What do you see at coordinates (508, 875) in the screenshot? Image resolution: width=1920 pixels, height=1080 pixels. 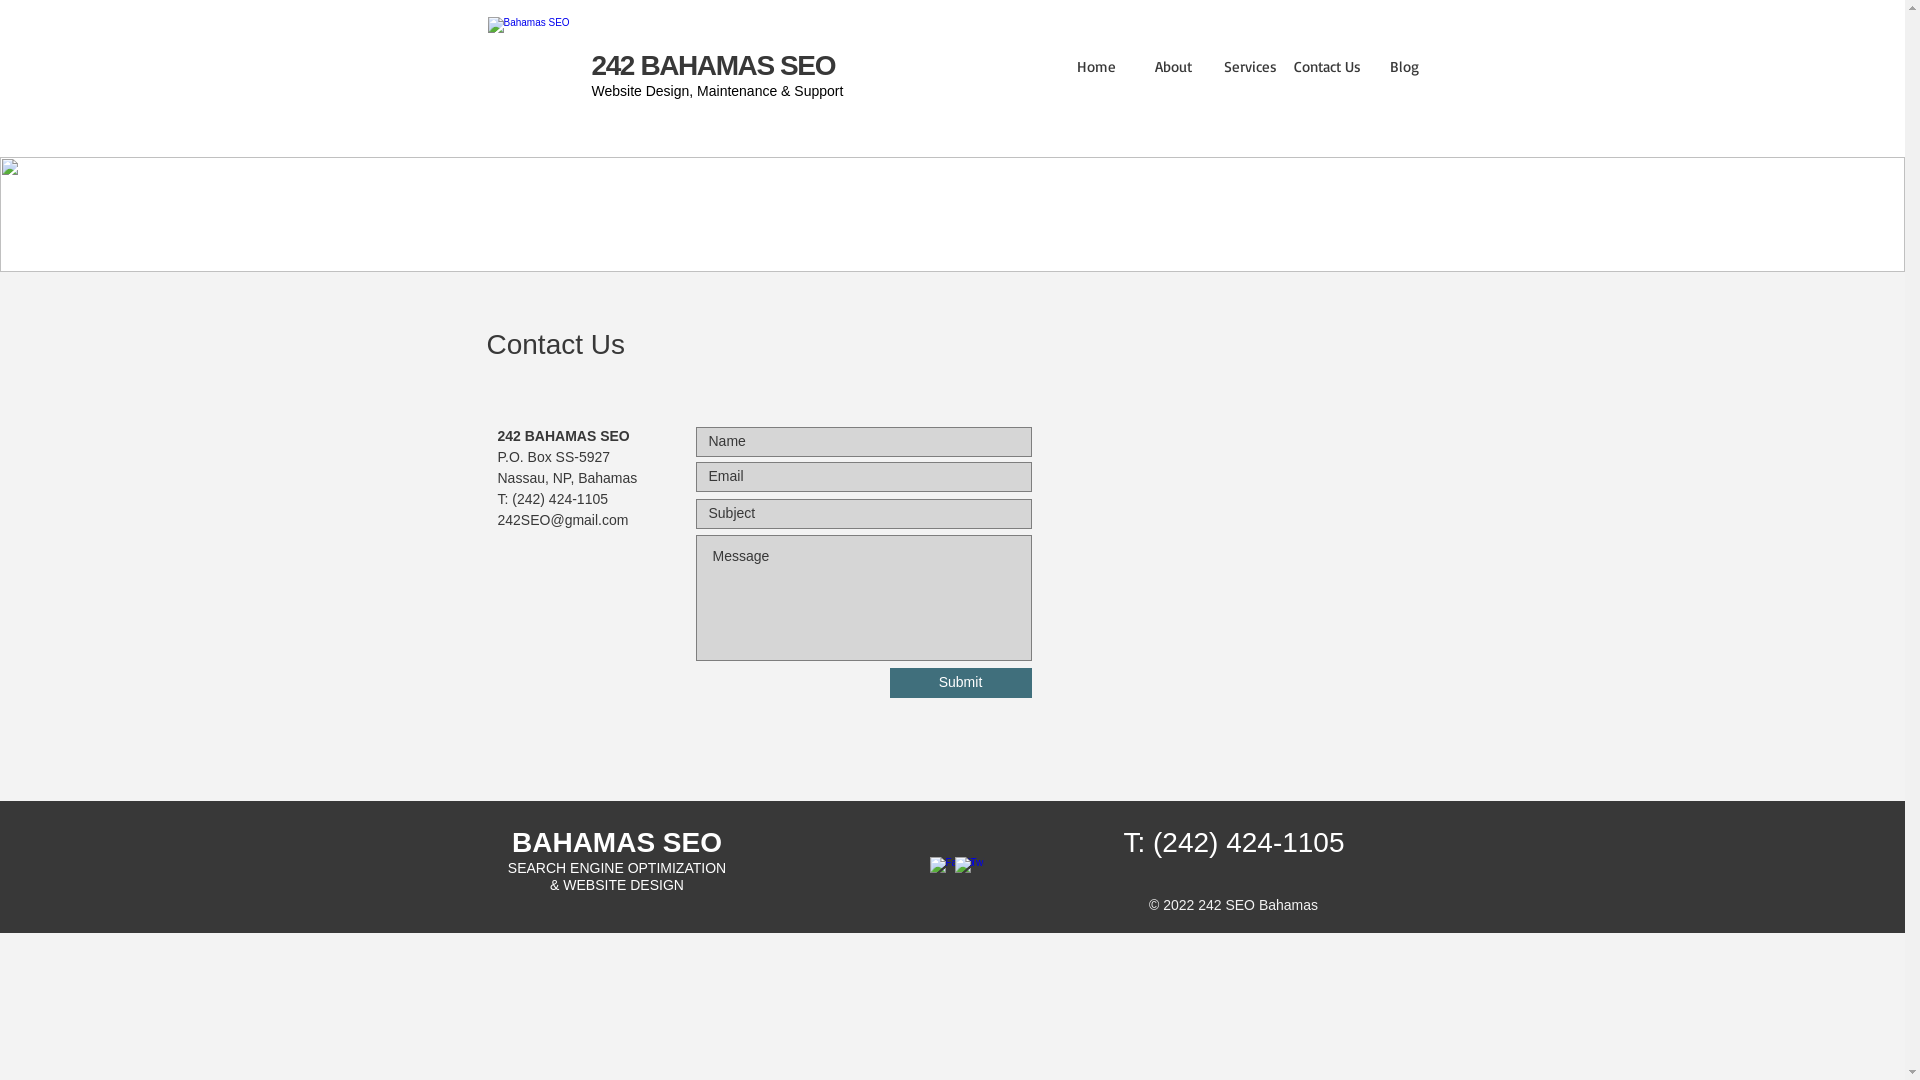 I see `'SEARCH ENGINE OPTIMIZATION & WEBSITE DESIGN'` at bounding box center [508, 875].